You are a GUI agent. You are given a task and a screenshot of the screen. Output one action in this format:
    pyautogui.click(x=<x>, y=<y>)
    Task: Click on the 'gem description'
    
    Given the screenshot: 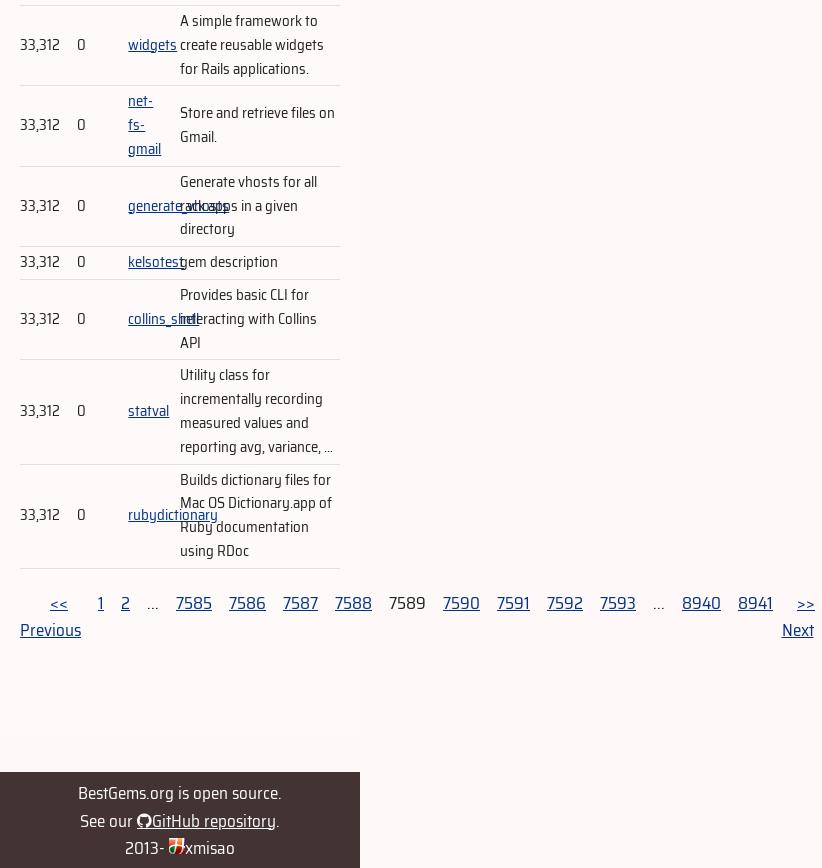 What is the action you would take?
    pyautogui.click(x=229, y=261)
    